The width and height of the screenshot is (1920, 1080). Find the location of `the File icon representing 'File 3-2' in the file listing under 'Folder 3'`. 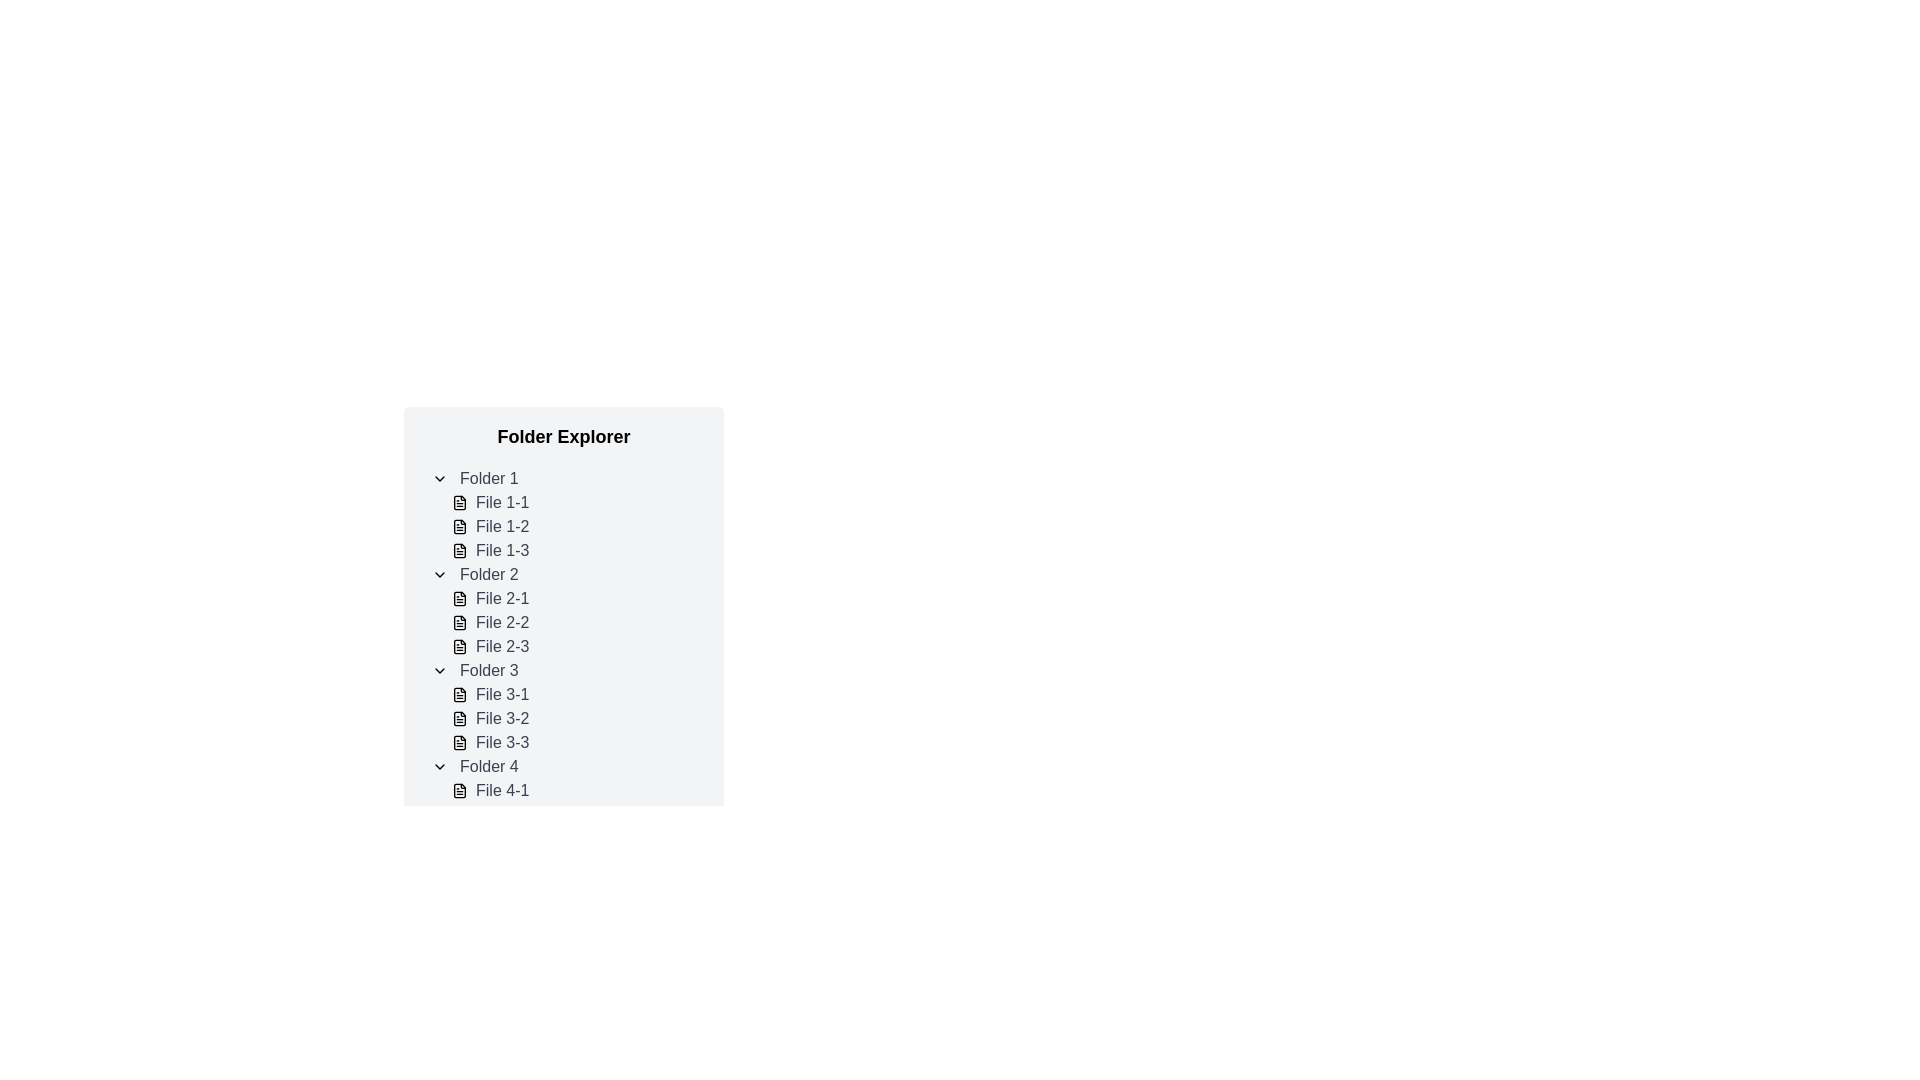

the File icon representing 'File 3-2' in the file listing under 'Folder 3' is located at coordinates (459, 717).